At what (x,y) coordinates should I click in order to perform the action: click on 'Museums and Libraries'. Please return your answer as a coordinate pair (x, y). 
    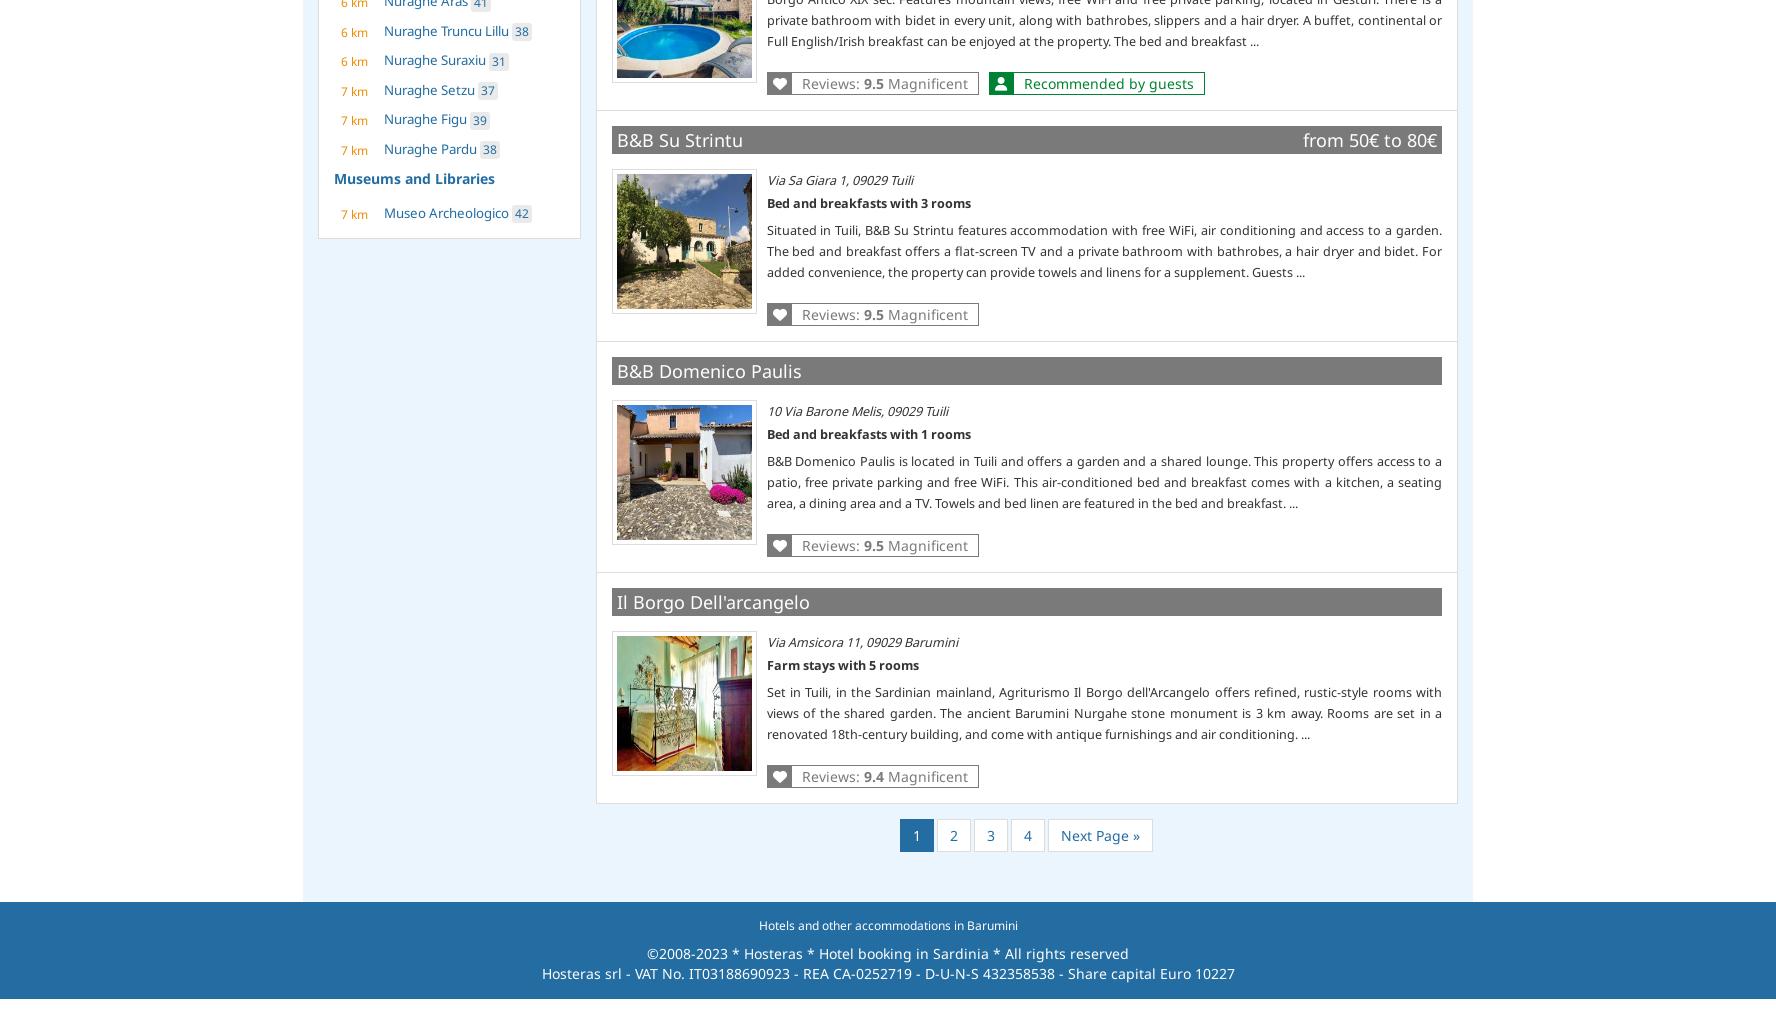
    Looking at the image, I should click on (414, 176).